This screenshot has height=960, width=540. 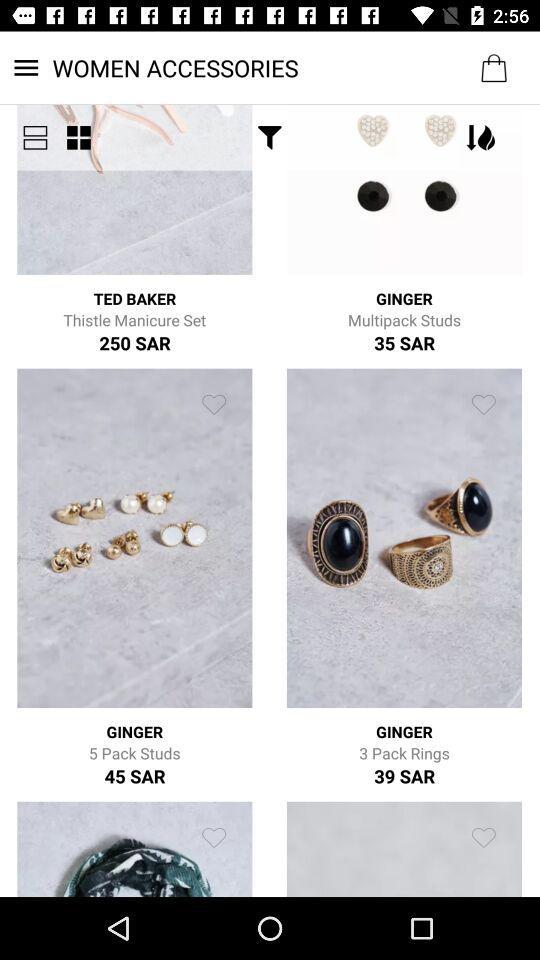 What do you see at coordinates (482, 136) in the screenshot?
I see `the filter icon` at bounding box center [482, 136].